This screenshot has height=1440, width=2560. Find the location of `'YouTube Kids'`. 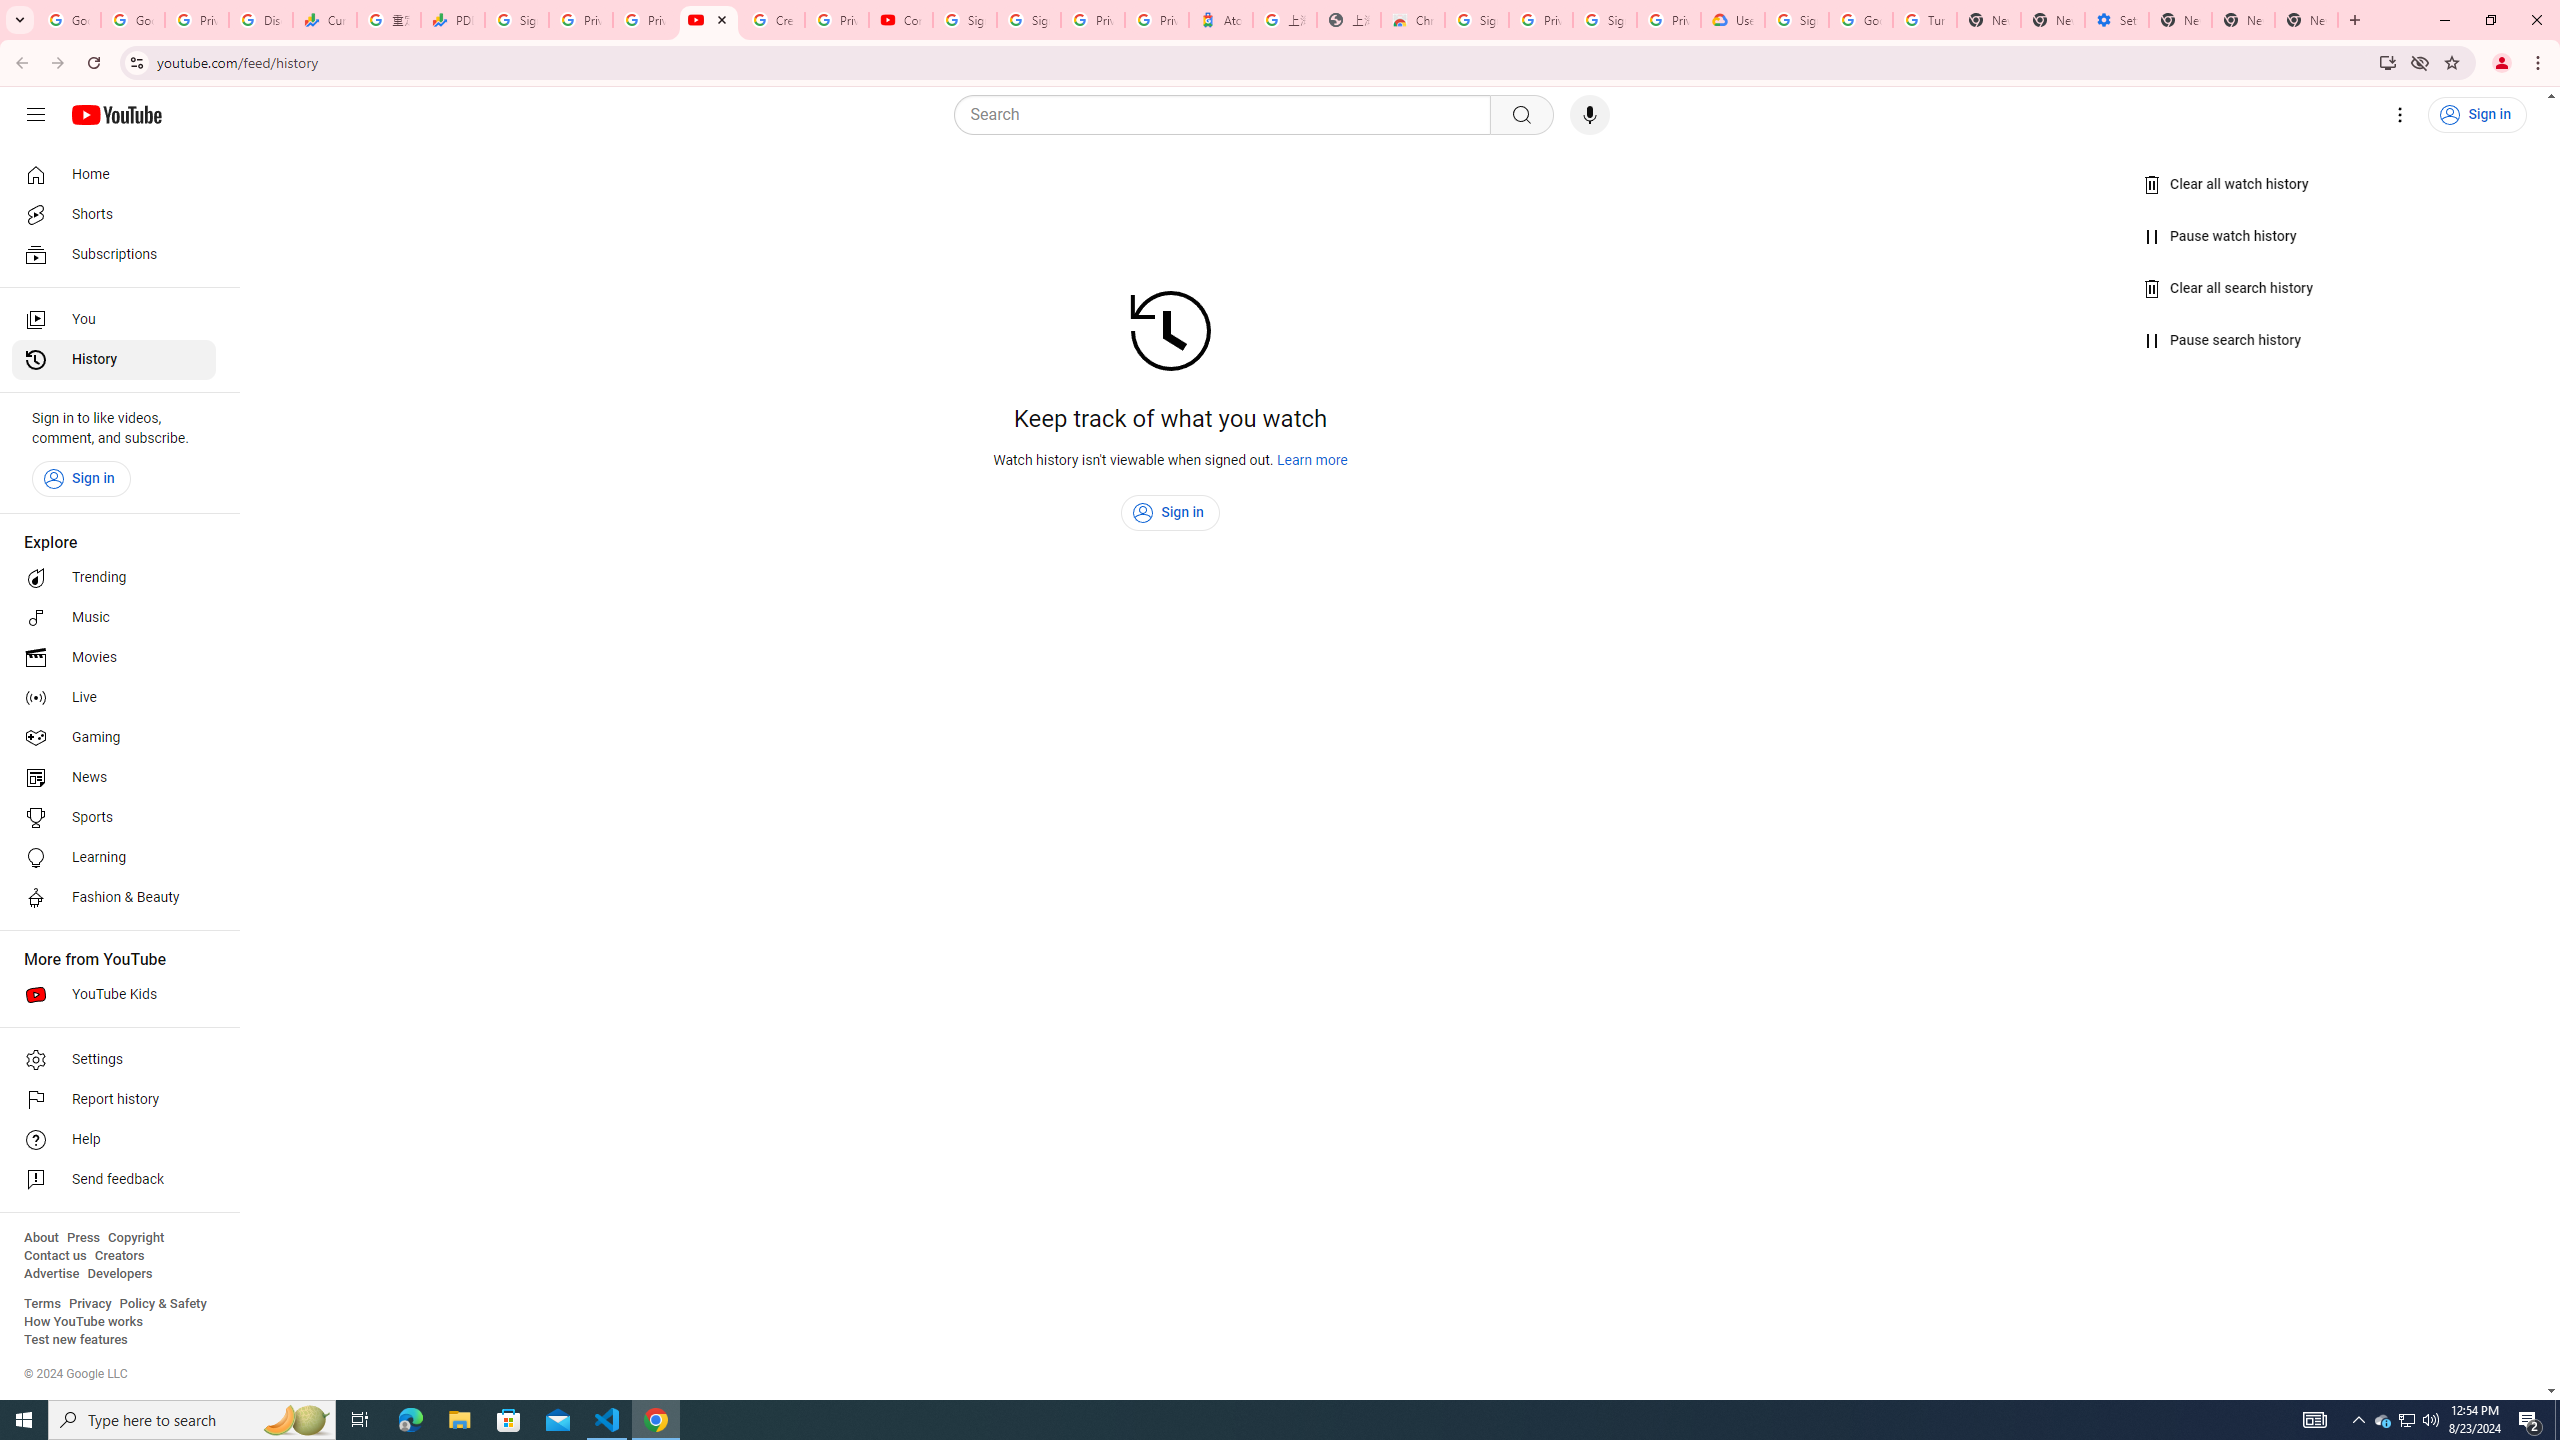

'YouTube Kids' is located at coordinates (113, 995).